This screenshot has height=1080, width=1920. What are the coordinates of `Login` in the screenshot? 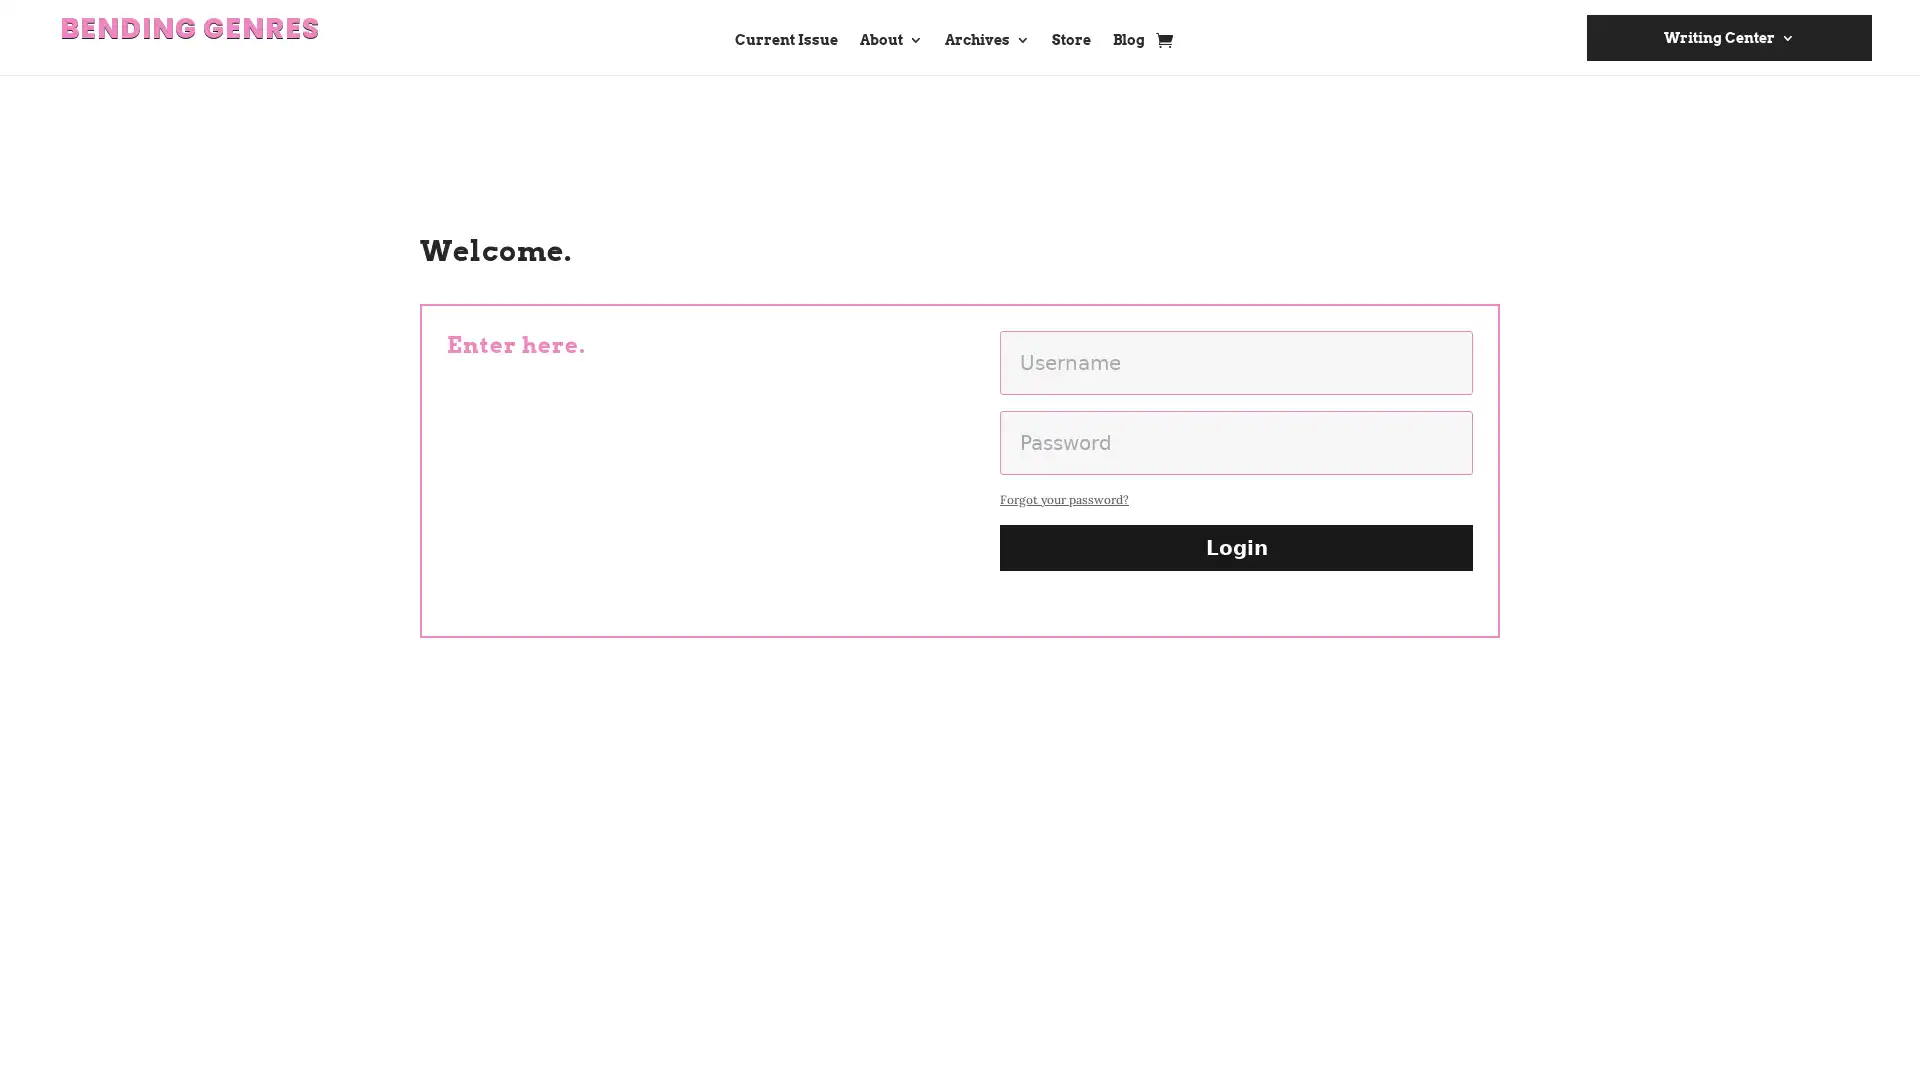 It's located at (1235, 547).